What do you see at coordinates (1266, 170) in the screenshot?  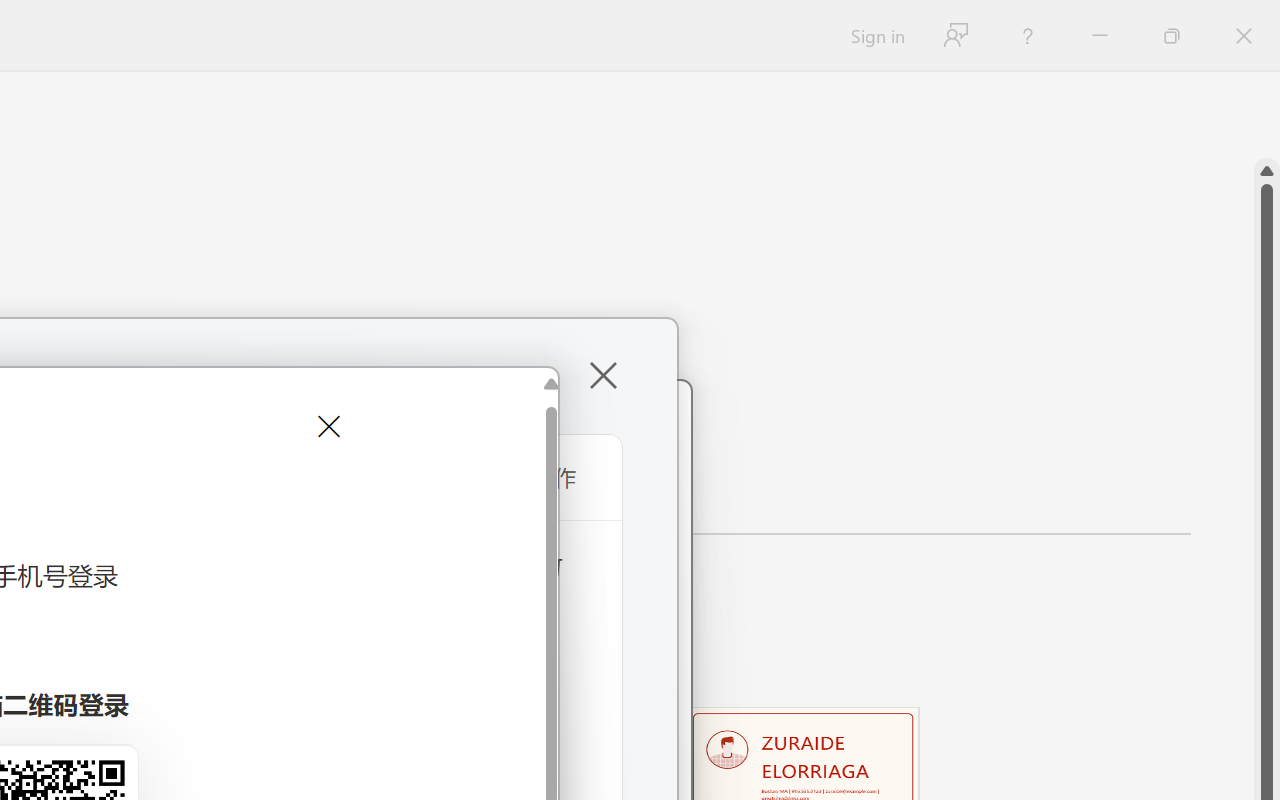 I see `'Line up'` at bounding box center [1266, 170].